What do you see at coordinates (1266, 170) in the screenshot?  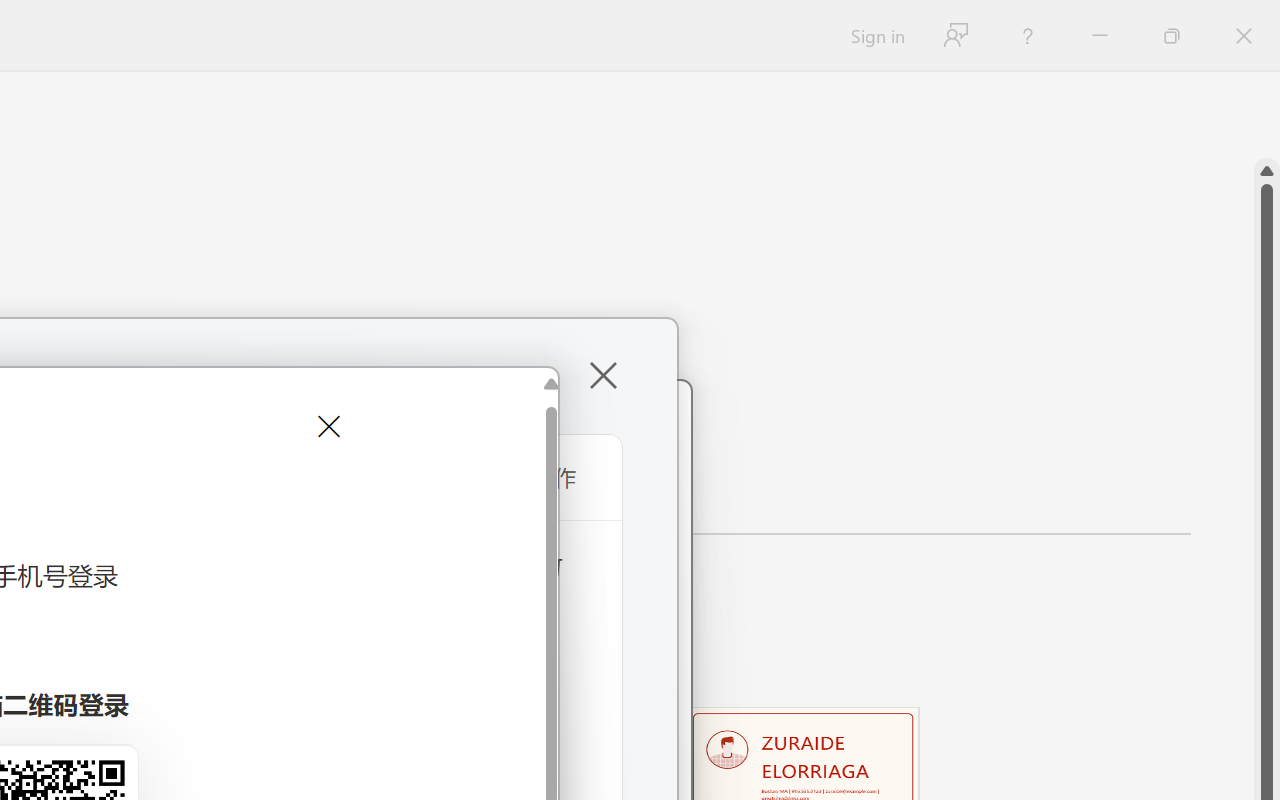 I see `'Line up'` at bounding box center [1266, 170].